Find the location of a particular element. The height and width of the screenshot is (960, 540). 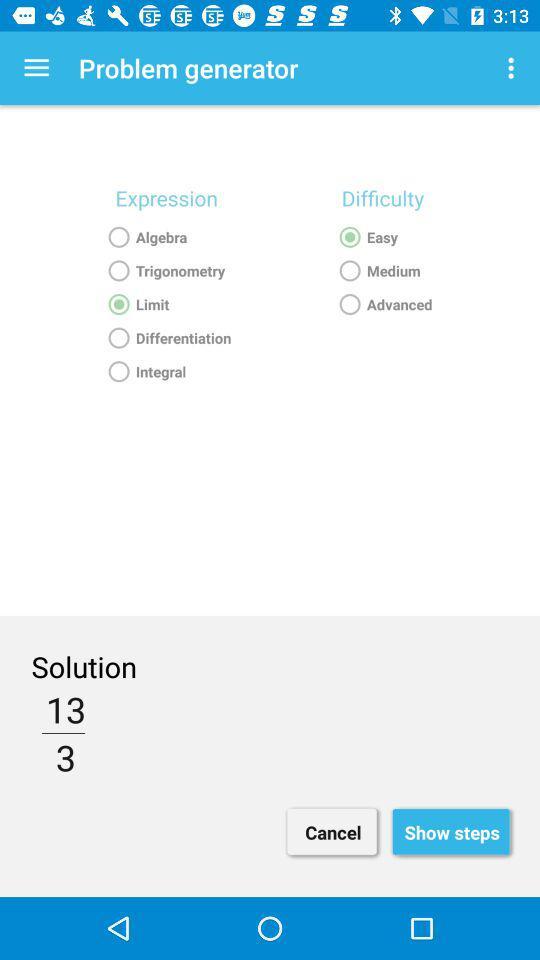

the text above limit is located at coordinates (165, 270).